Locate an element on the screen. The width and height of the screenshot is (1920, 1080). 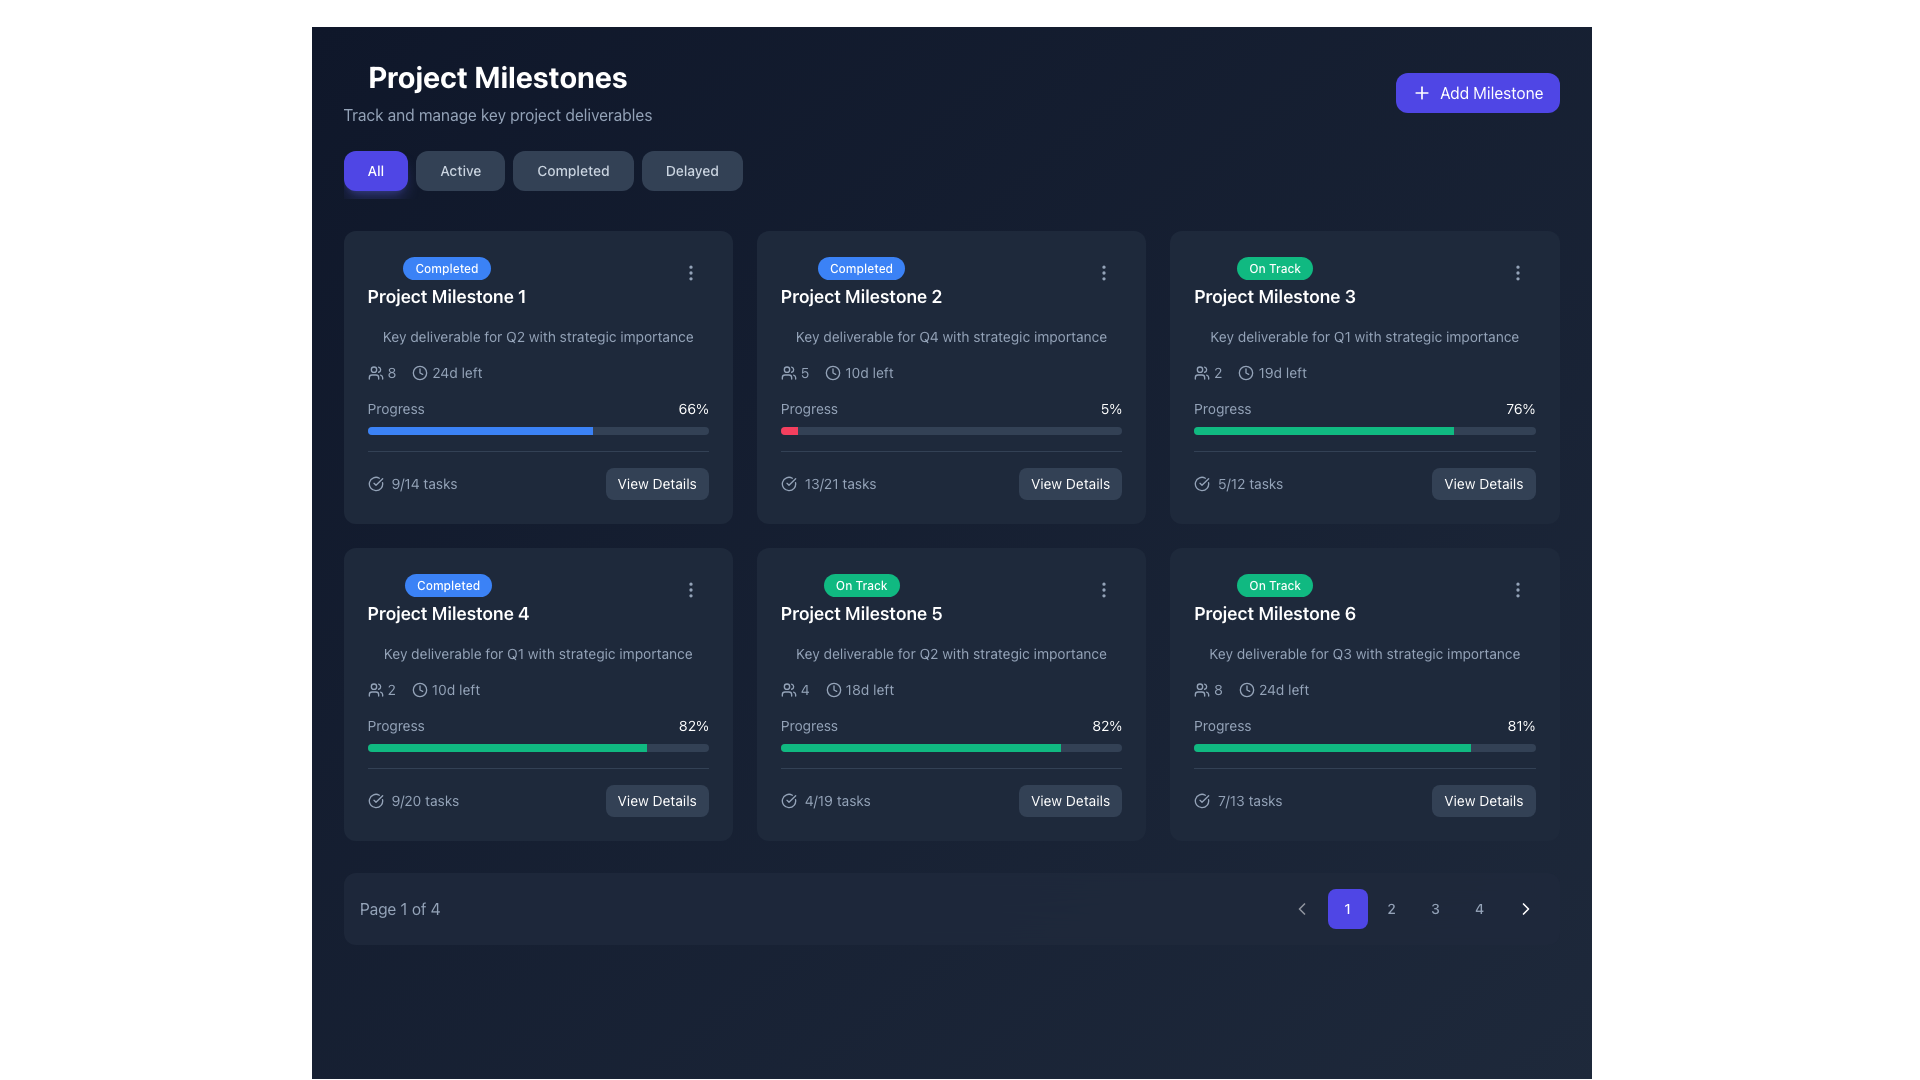
the Chevron left icon used for navigating to the previous page in the pagination section, located above the '1' pagination button is located at coordinates (1301, 909).